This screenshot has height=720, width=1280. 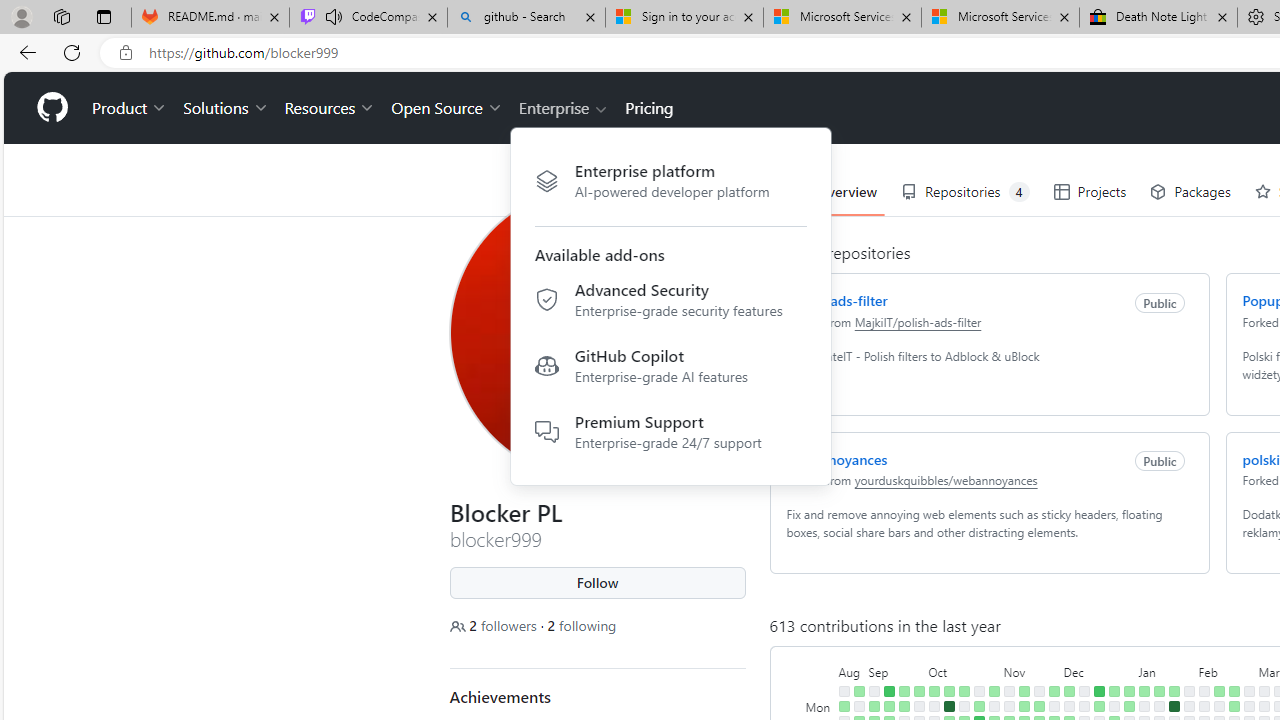 I want to click on '2 contributions on August 21st.', so click(x=844, y=705).